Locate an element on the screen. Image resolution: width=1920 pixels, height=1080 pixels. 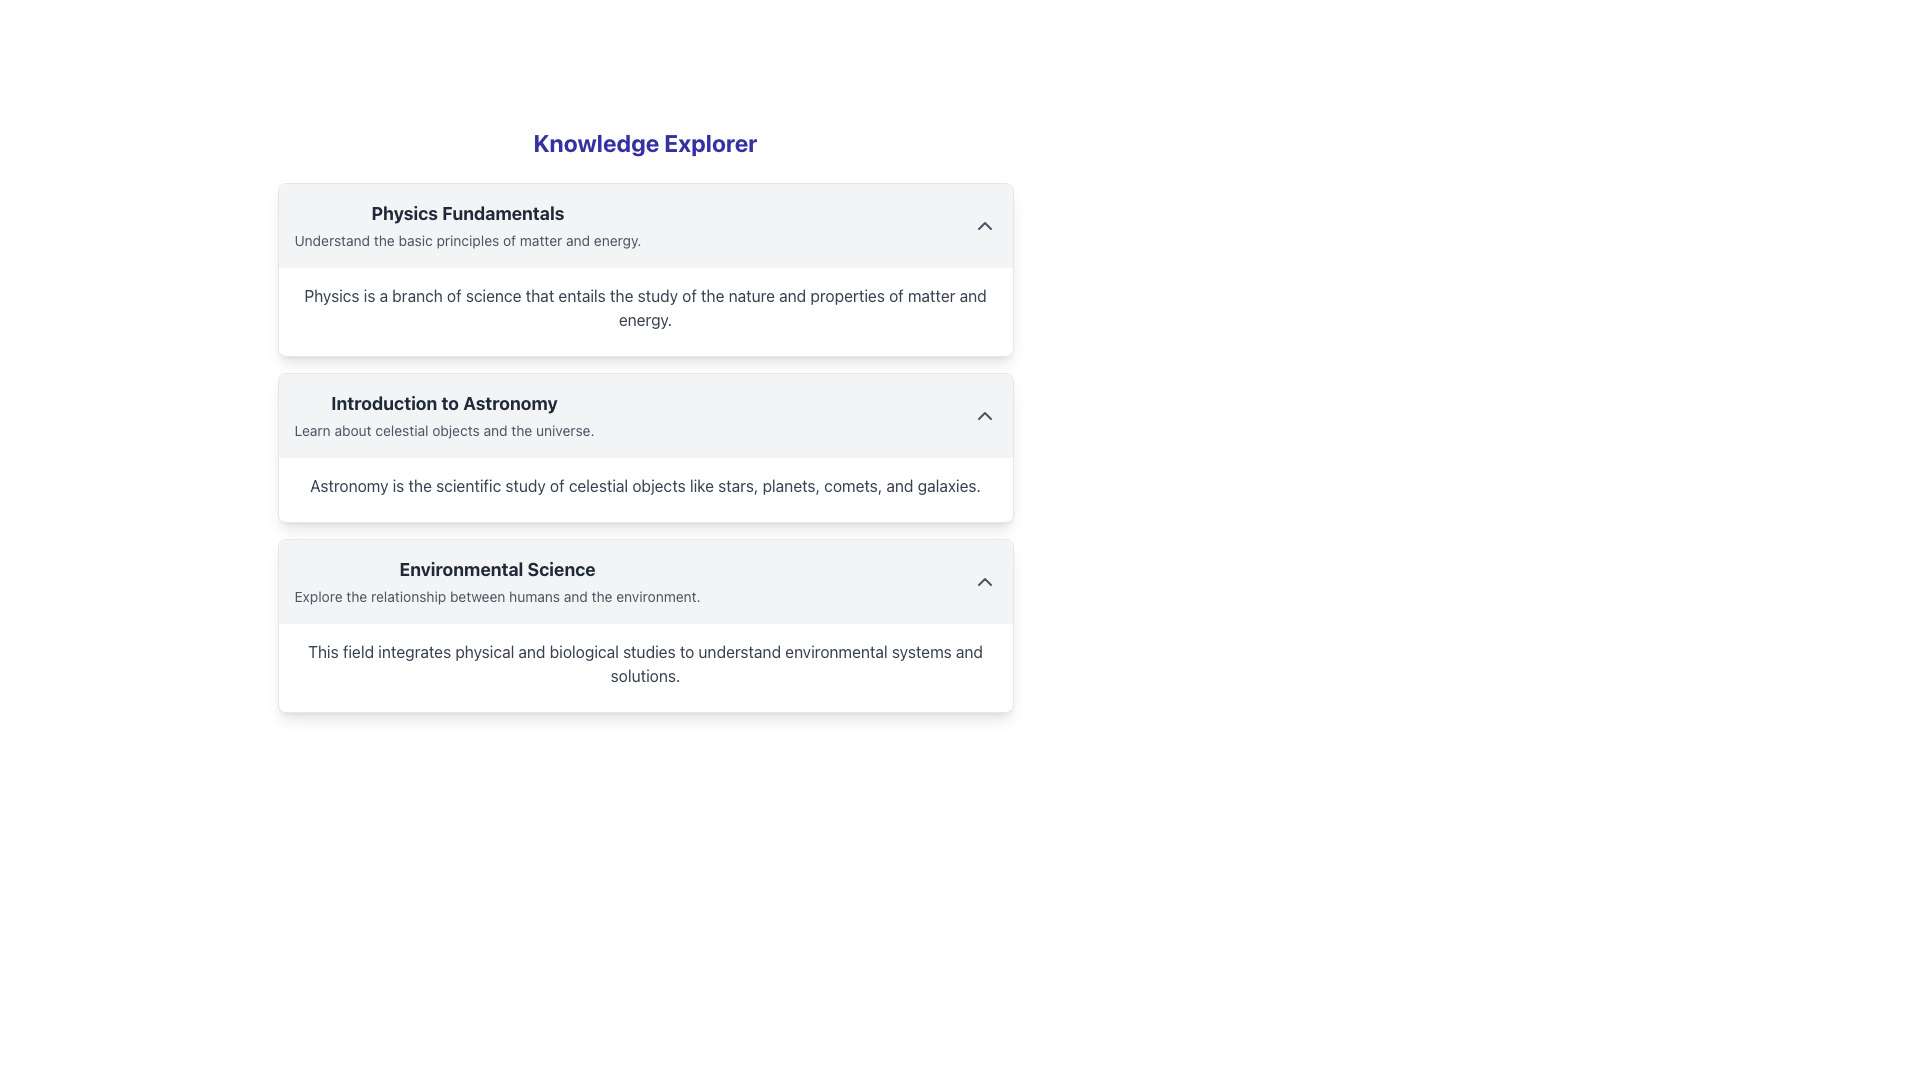
text element displaying 'Learn about celestial objects and the universe.' which is styled in gray and positioned below the title 'Introduction to Astronomy' is located at coordinates (443, 429).